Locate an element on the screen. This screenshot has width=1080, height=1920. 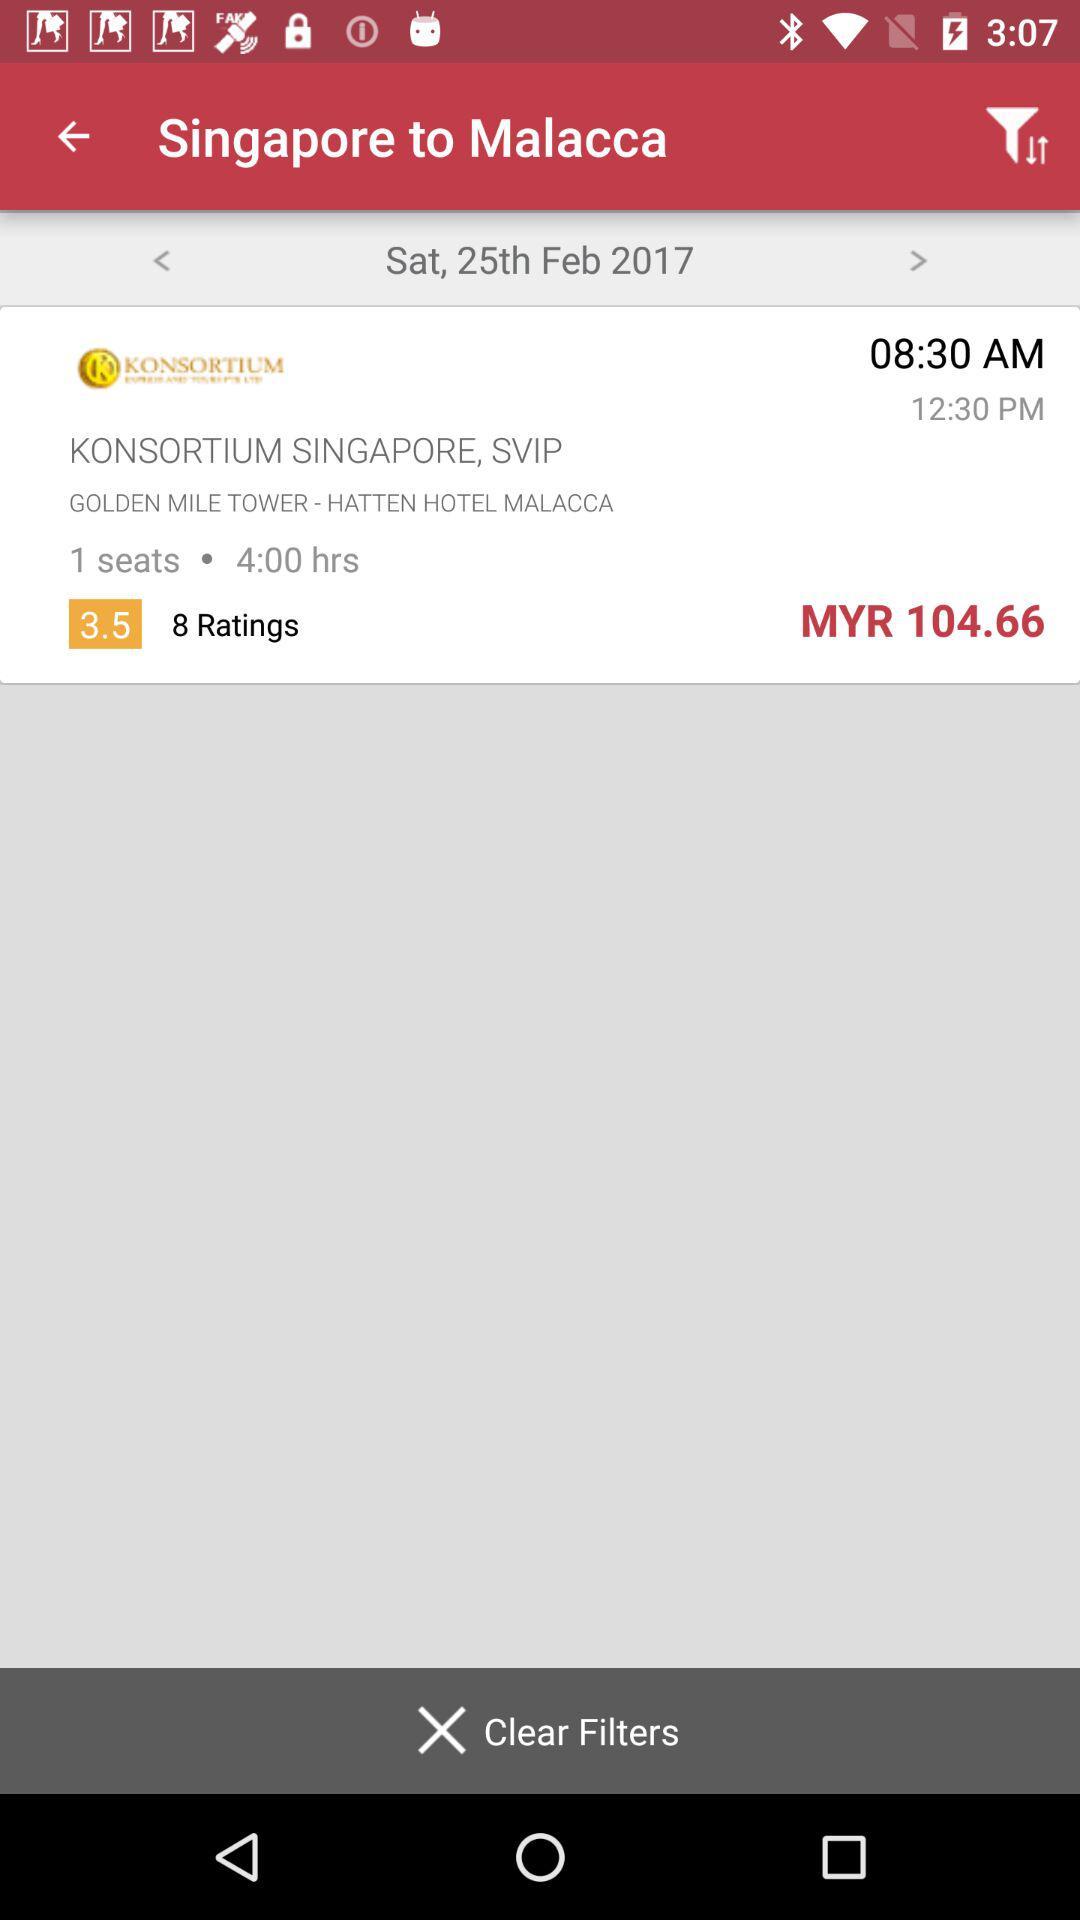
icon next to the sat 25th feb item is located at coordinates (918, 257).